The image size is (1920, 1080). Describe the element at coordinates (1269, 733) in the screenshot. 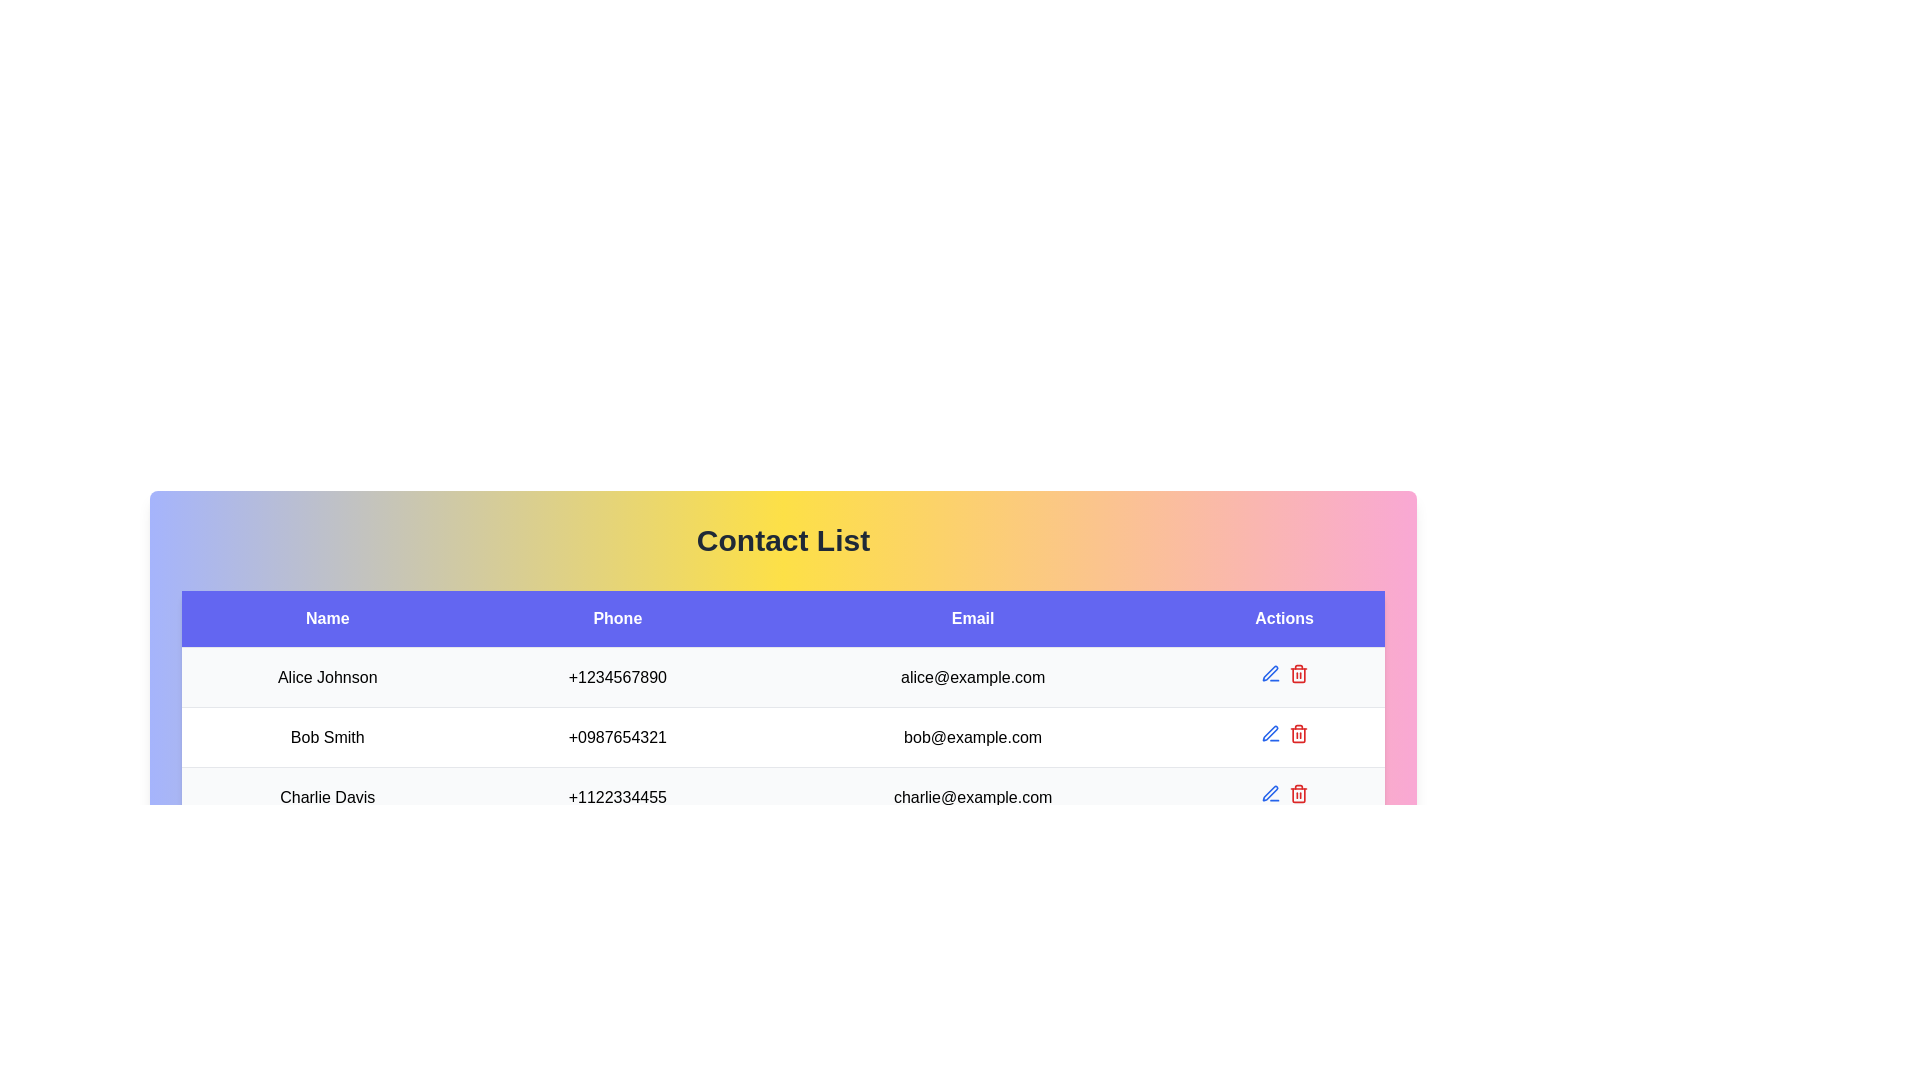

I see `the midsection of the pen icon` at that location.